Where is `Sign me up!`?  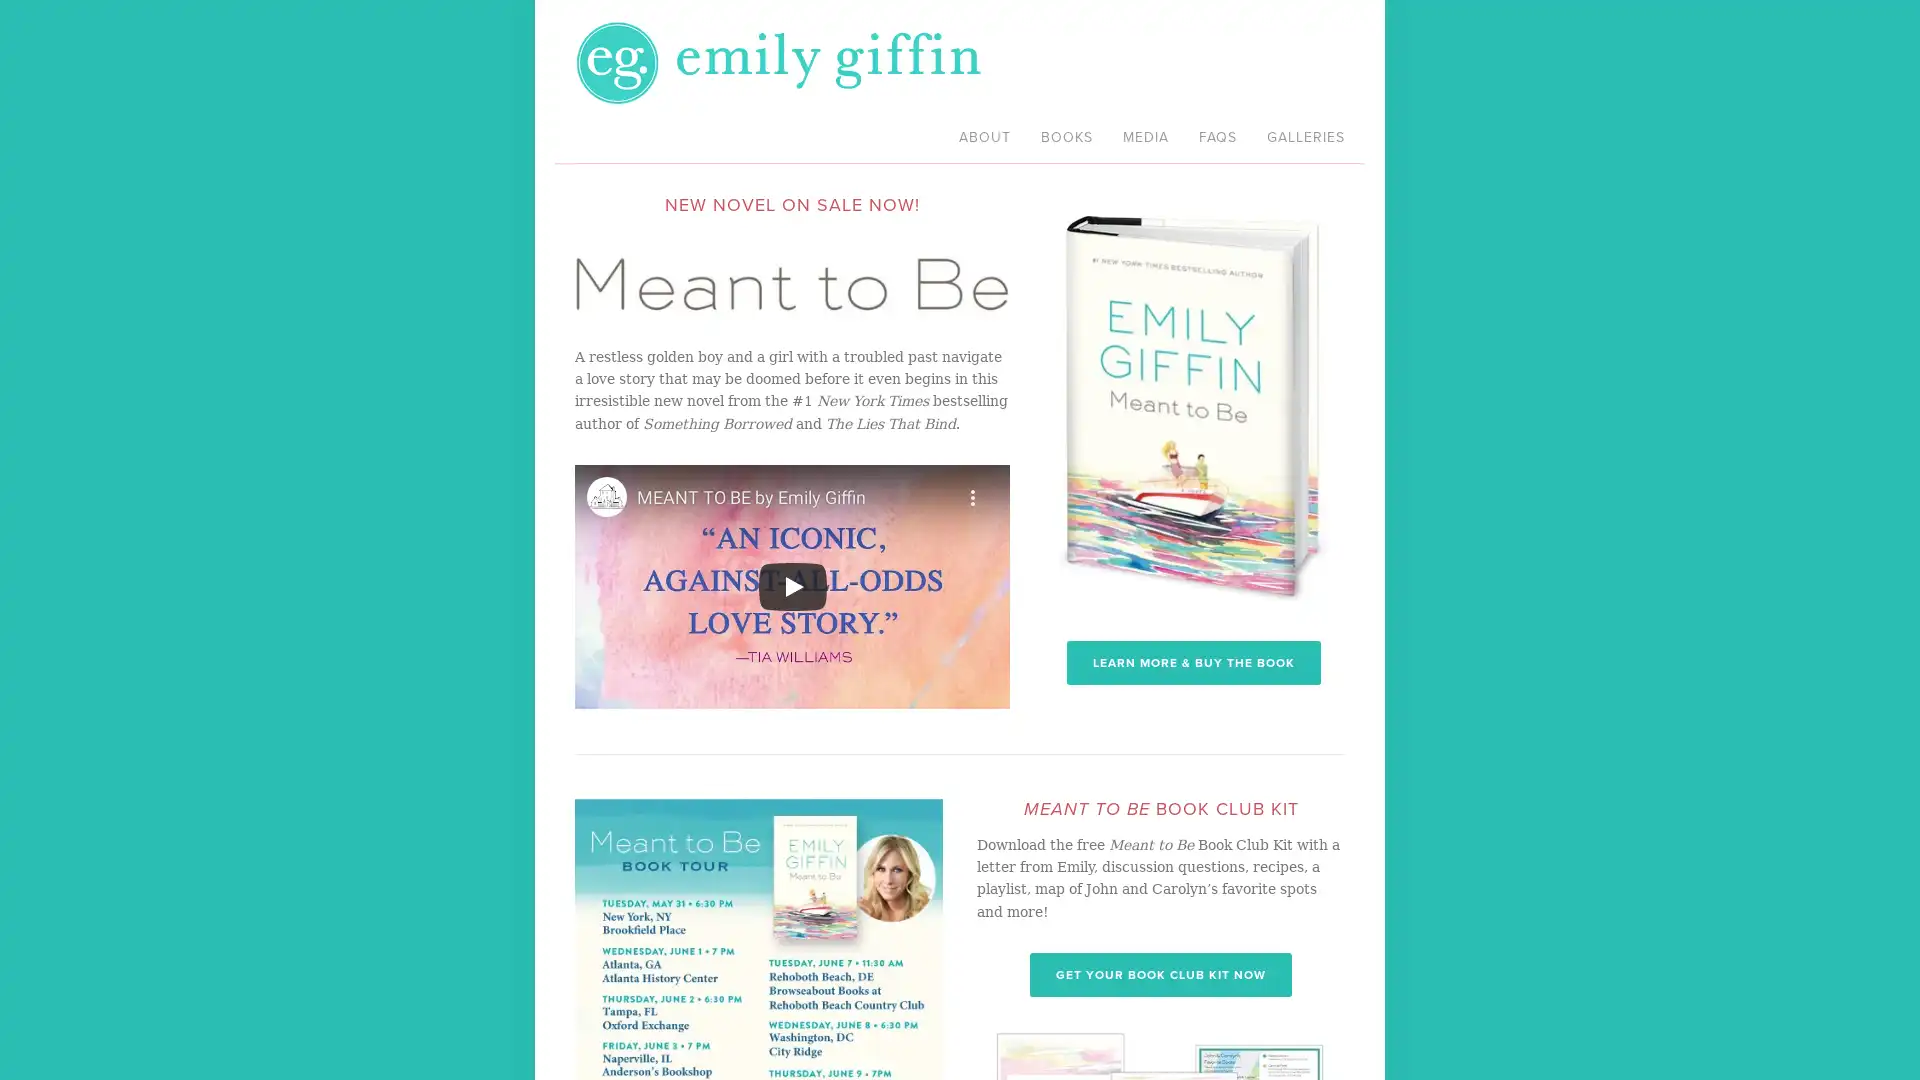 Sign me up! is located at coordinates (1121, 566).